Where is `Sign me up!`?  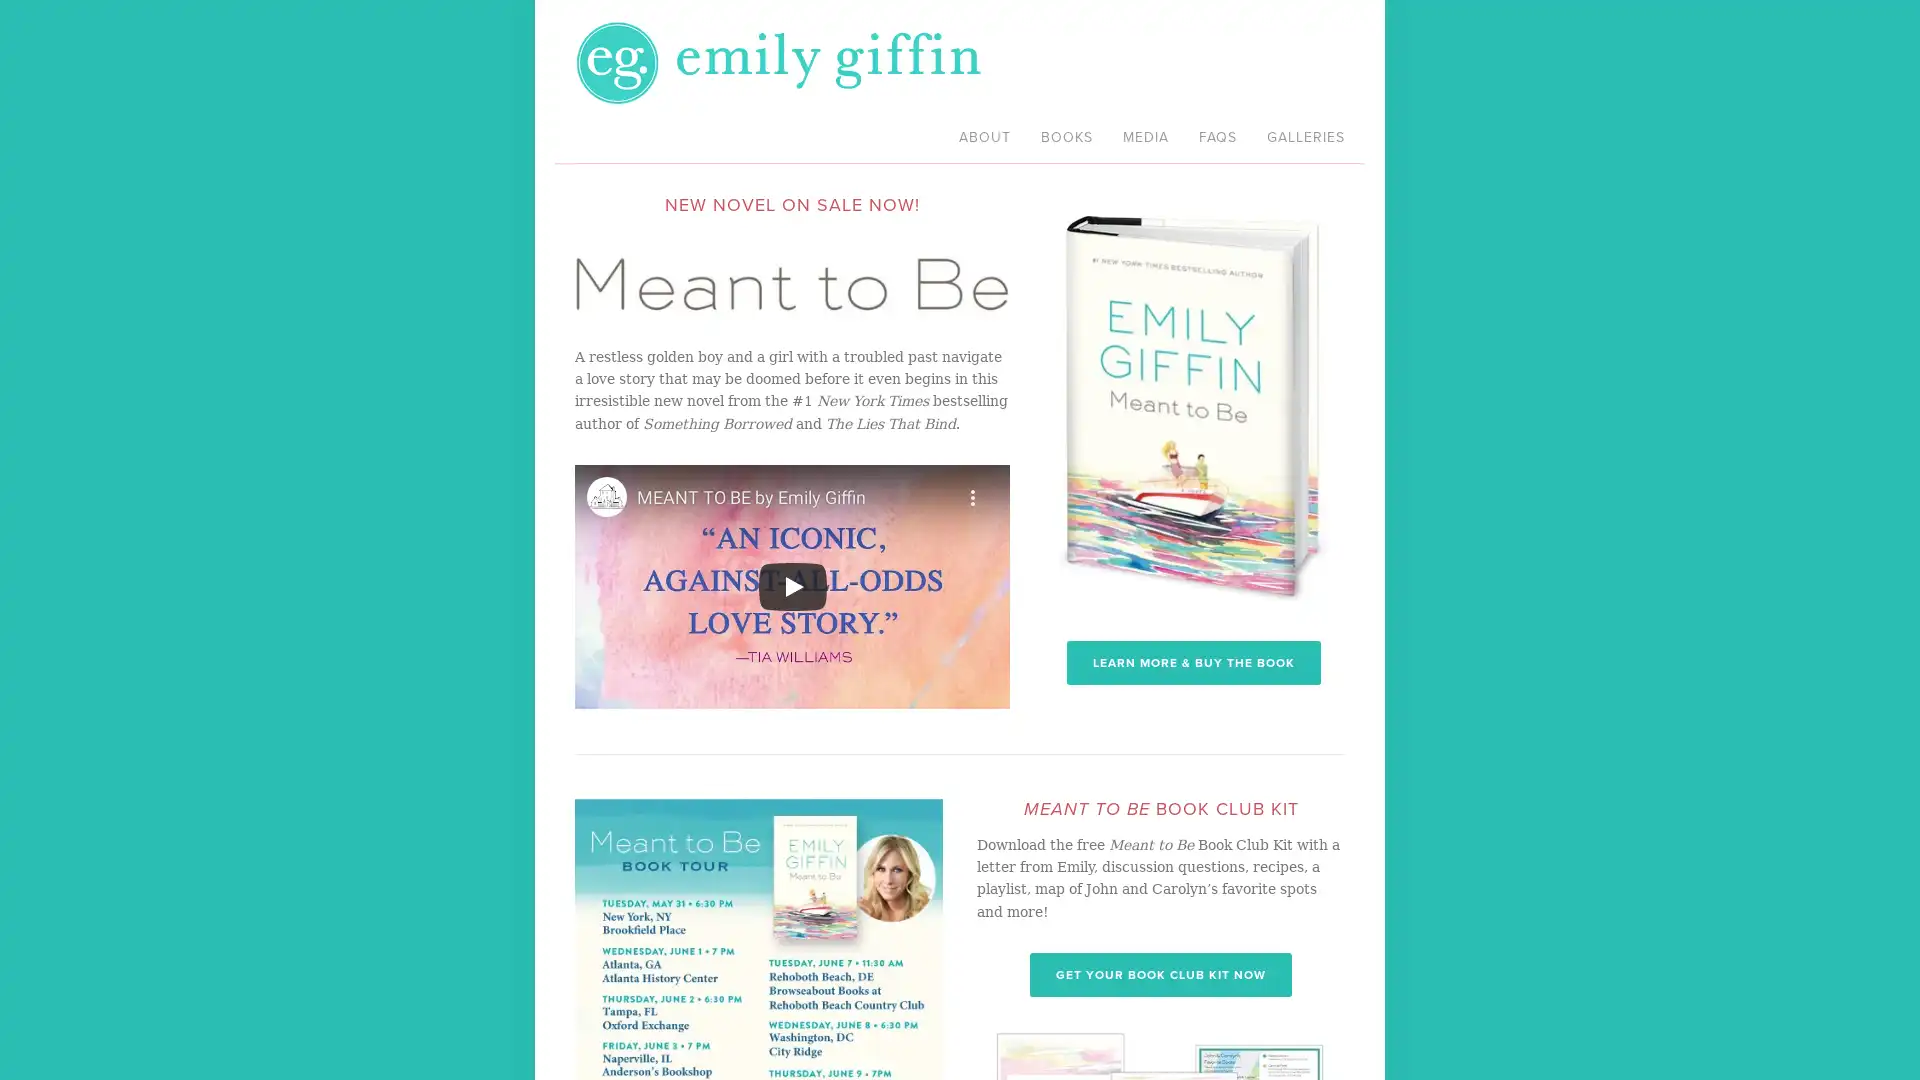 Sign me up! is located at coordinates (1121, 566).